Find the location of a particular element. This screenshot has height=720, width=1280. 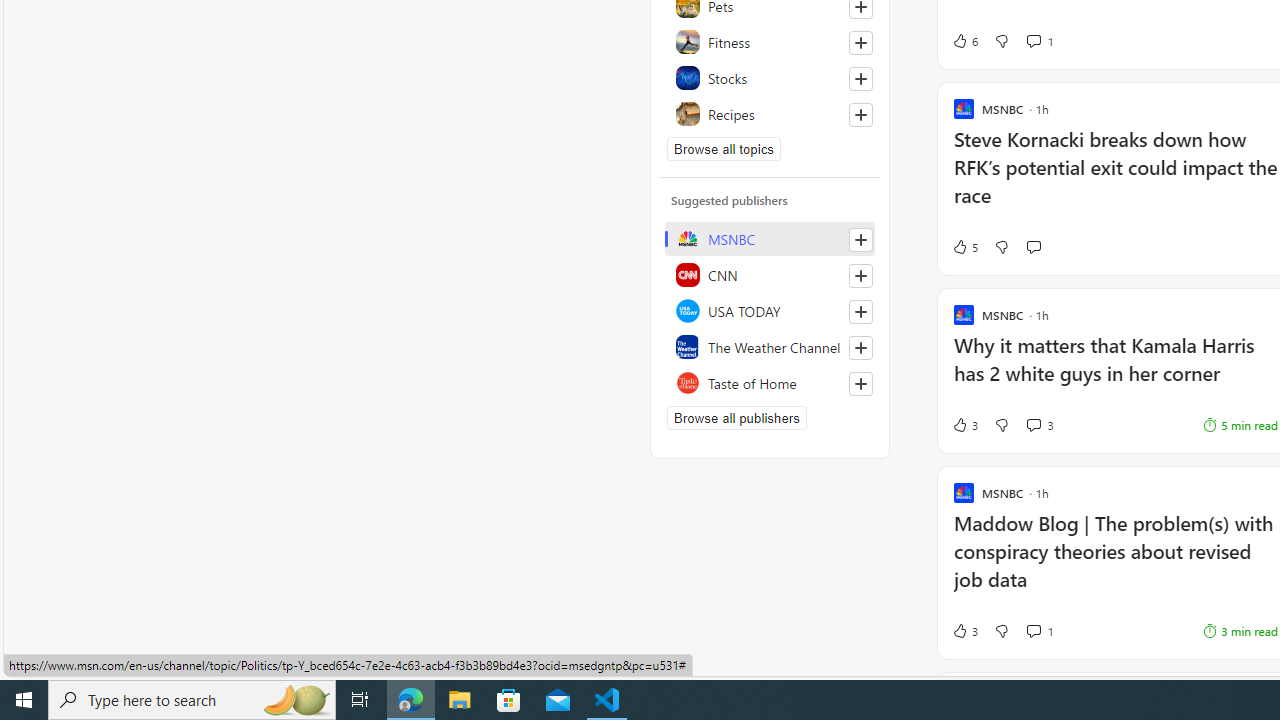

'Browse all topics' is located at coordinates (723, 148).